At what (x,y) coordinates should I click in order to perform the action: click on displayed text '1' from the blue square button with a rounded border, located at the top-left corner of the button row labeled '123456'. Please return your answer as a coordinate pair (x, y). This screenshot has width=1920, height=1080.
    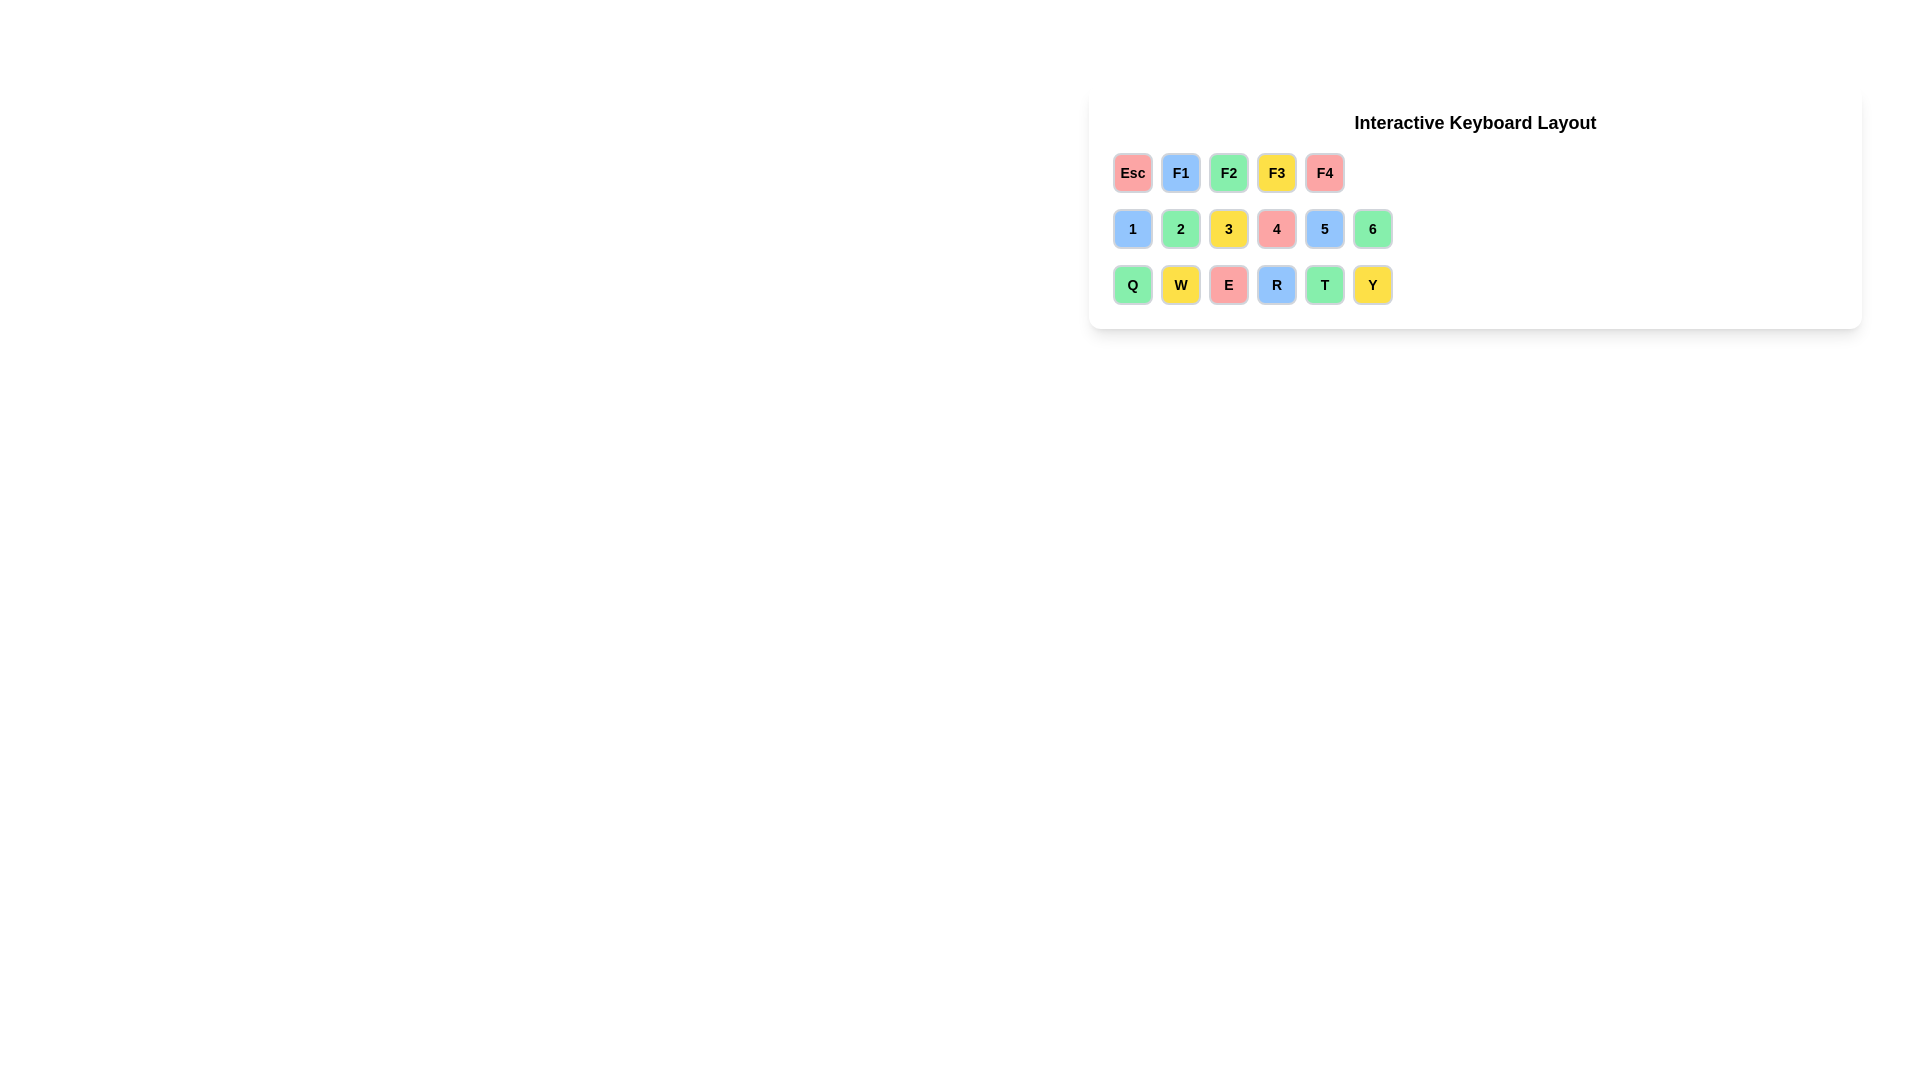
    Looking at the image, I should click on (1132, 227).